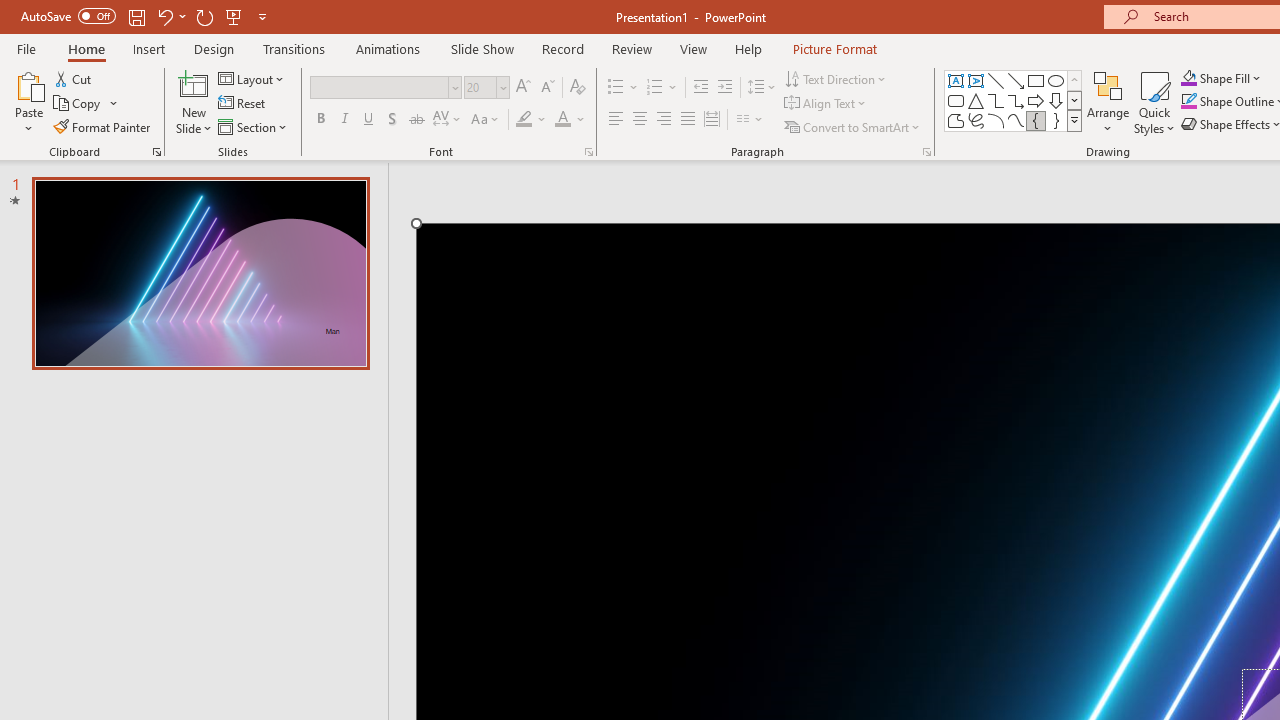 This screenshot has height=720, width=1280. What do you see at coordinates (1189, 77) in the screenshot?
I see `'Shape Fill Orange, Accent 2'` at bounding box center [1189, 77].